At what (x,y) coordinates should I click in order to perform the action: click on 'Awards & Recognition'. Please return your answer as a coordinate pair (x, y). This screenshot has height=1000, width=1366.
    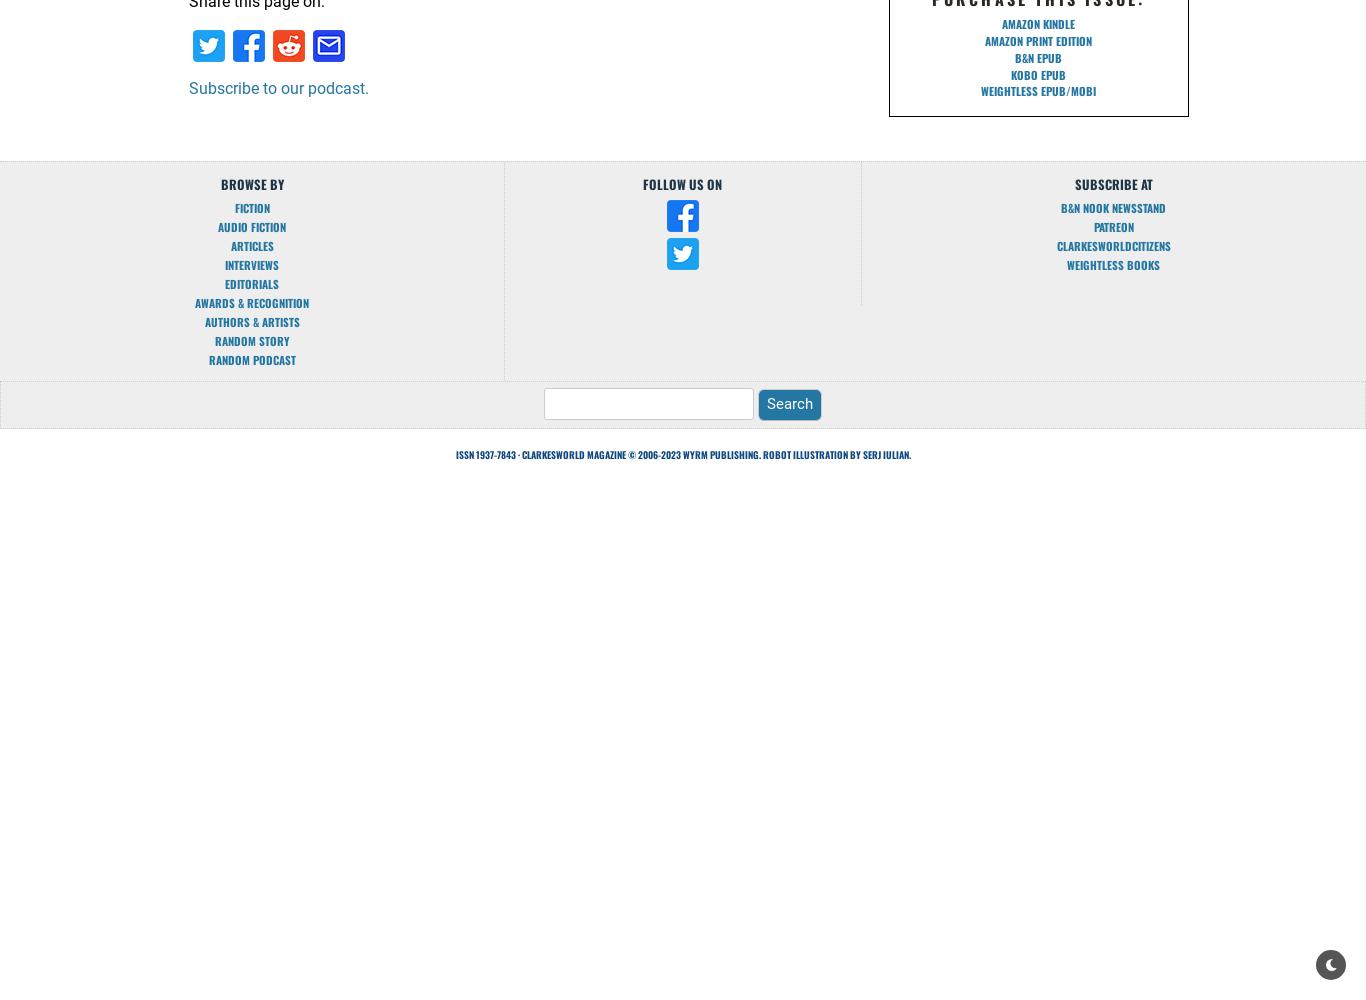
    Looking at the image, I should click on (252, 303).